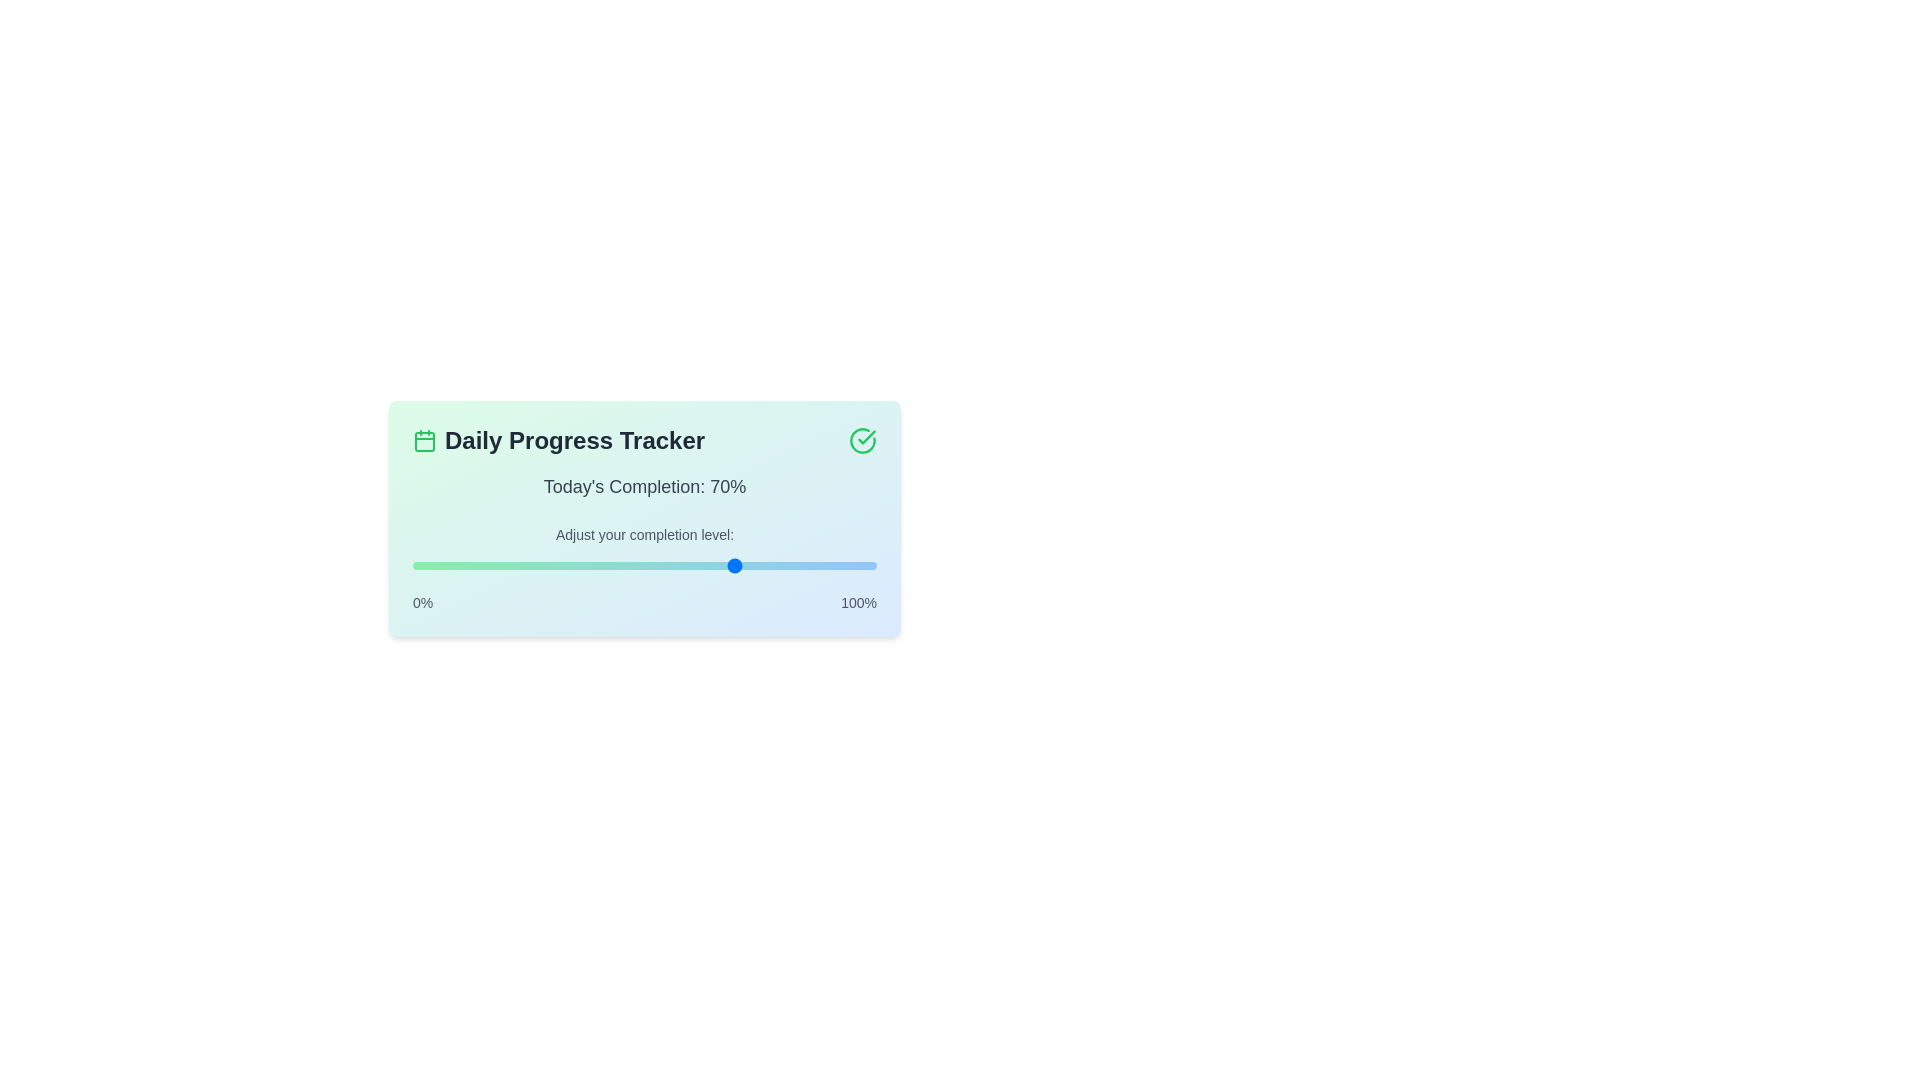 The height and width of the screenshot is (1080, 1920). What do you see at coordinates (458, 566) in the screenshot?
I see `the progress level to 10%` at bounding box center [458, 566].